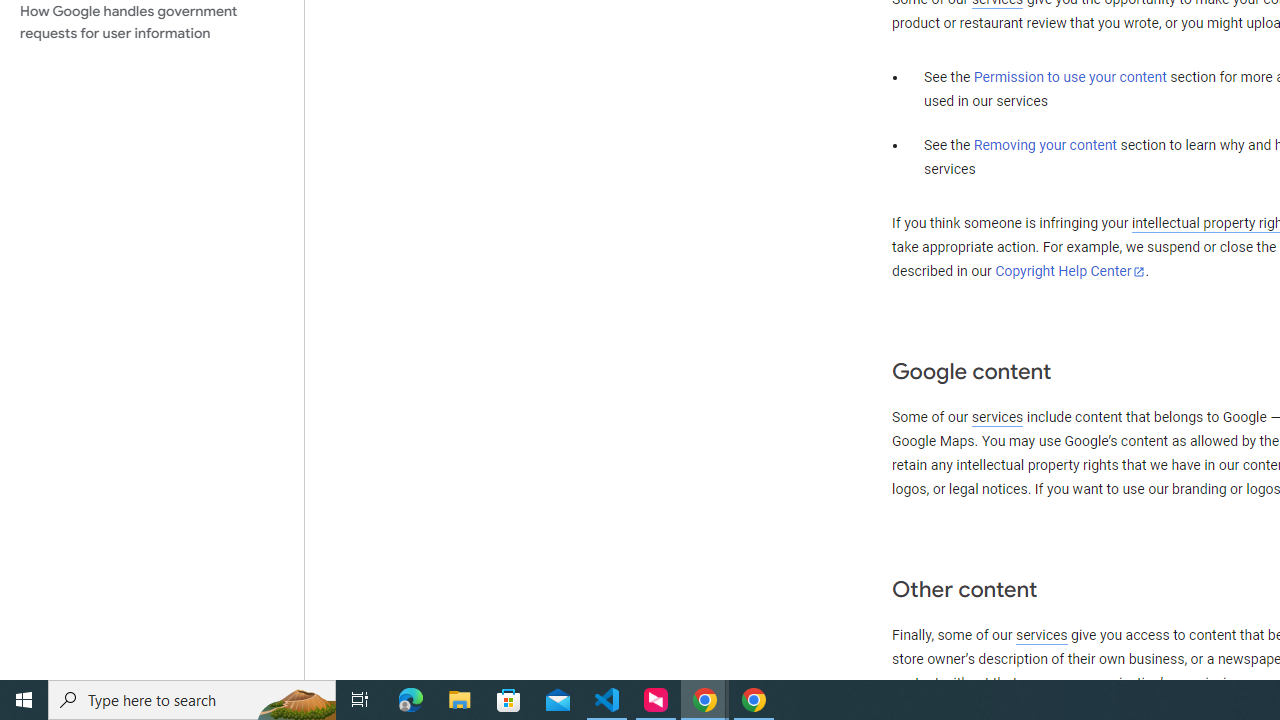 The image size is (1280, 720). What do you see at coordinates (1040, 635) in the screenshot?
I see `'services'` at bounding box center [1040, 635].